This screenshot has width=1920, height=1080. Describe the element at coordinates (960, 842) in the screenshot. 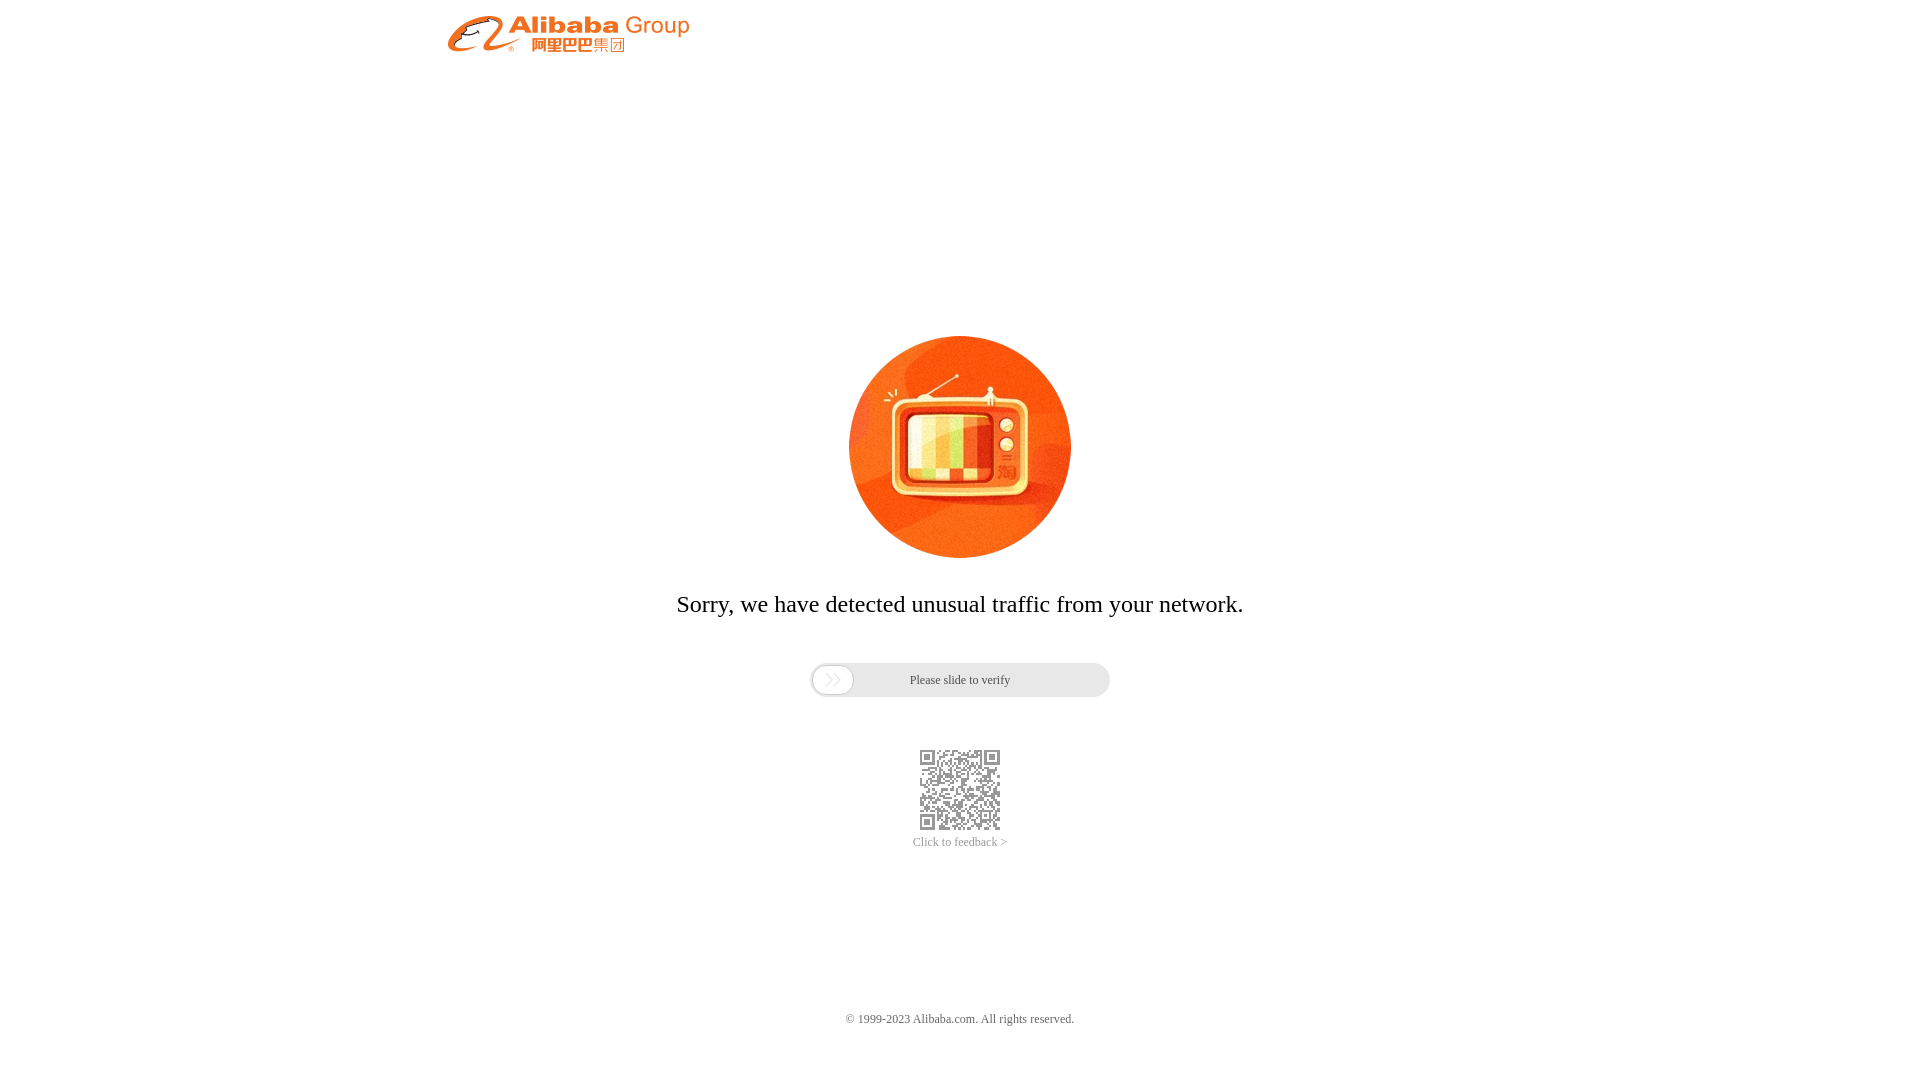

I see `'Click to feedback >'` at that location.